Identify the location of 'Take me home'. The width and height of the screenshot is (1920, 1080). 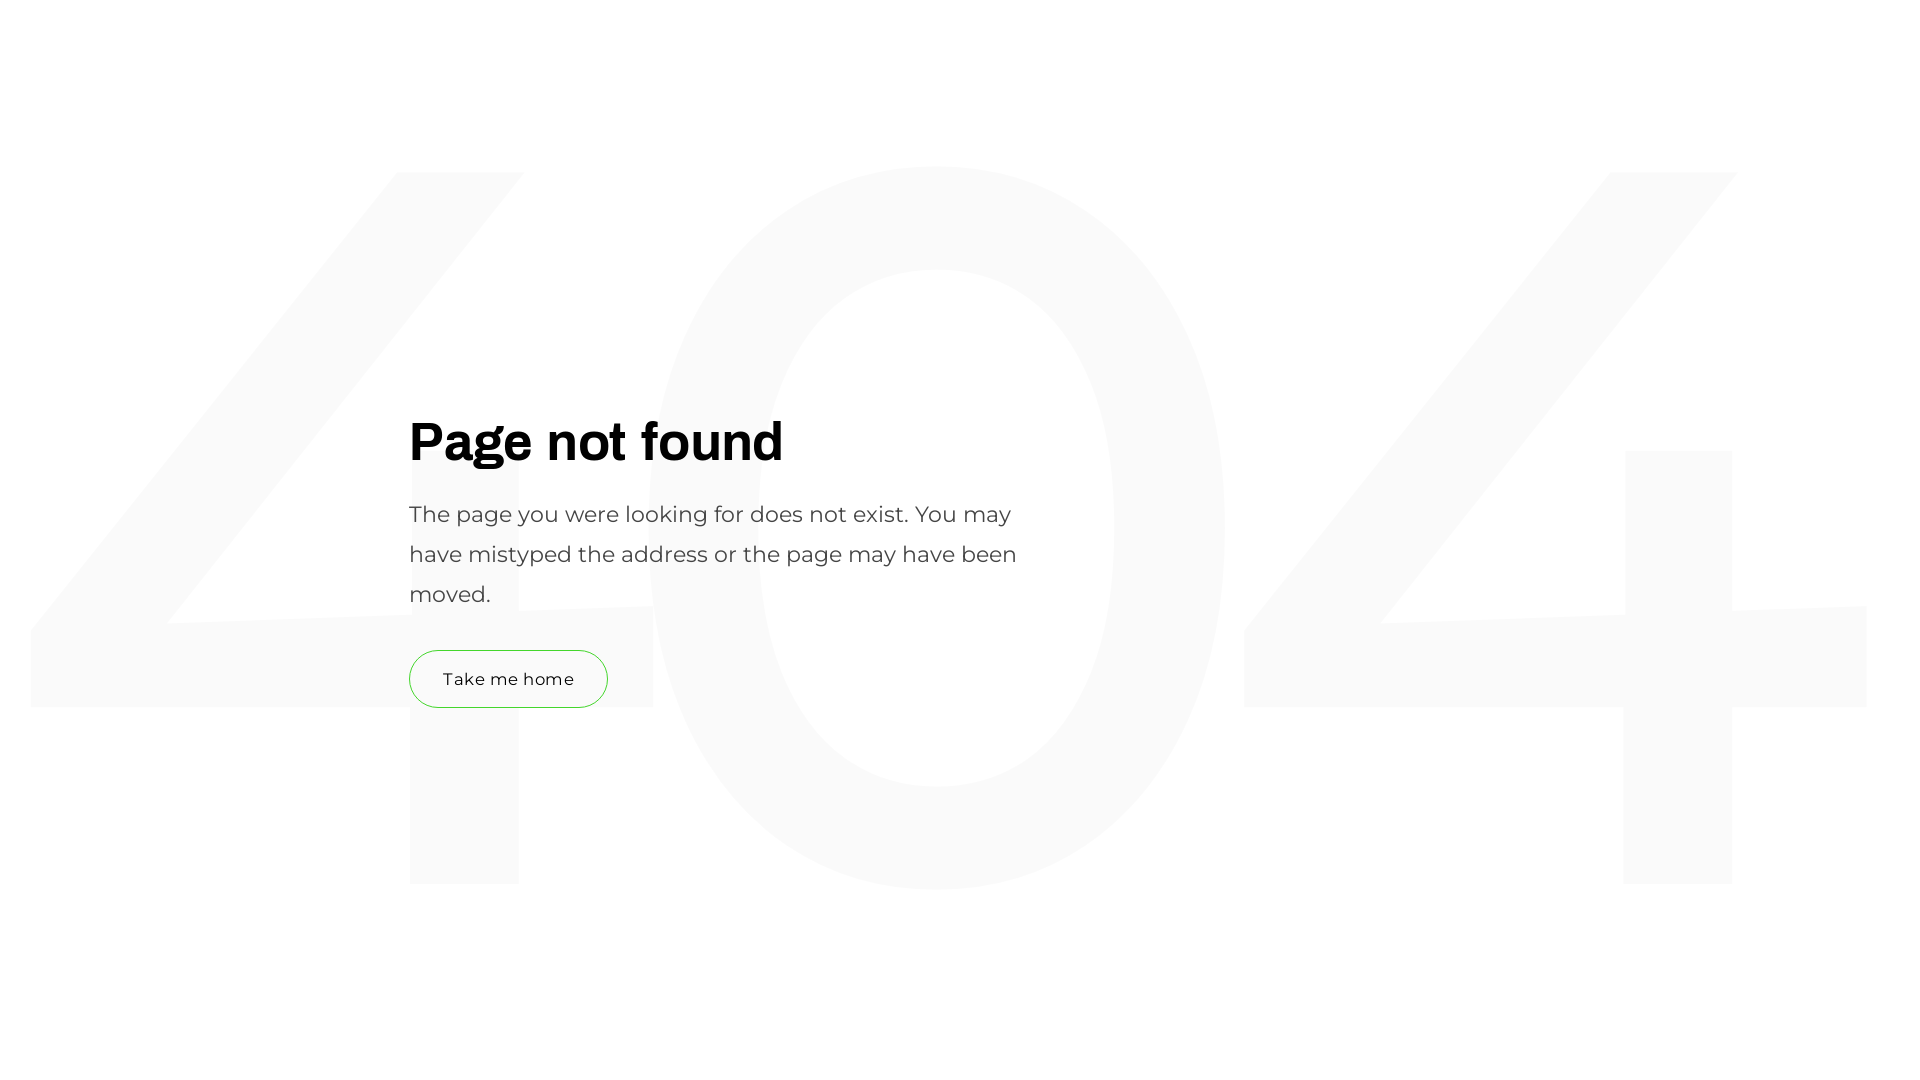
(508, 677).